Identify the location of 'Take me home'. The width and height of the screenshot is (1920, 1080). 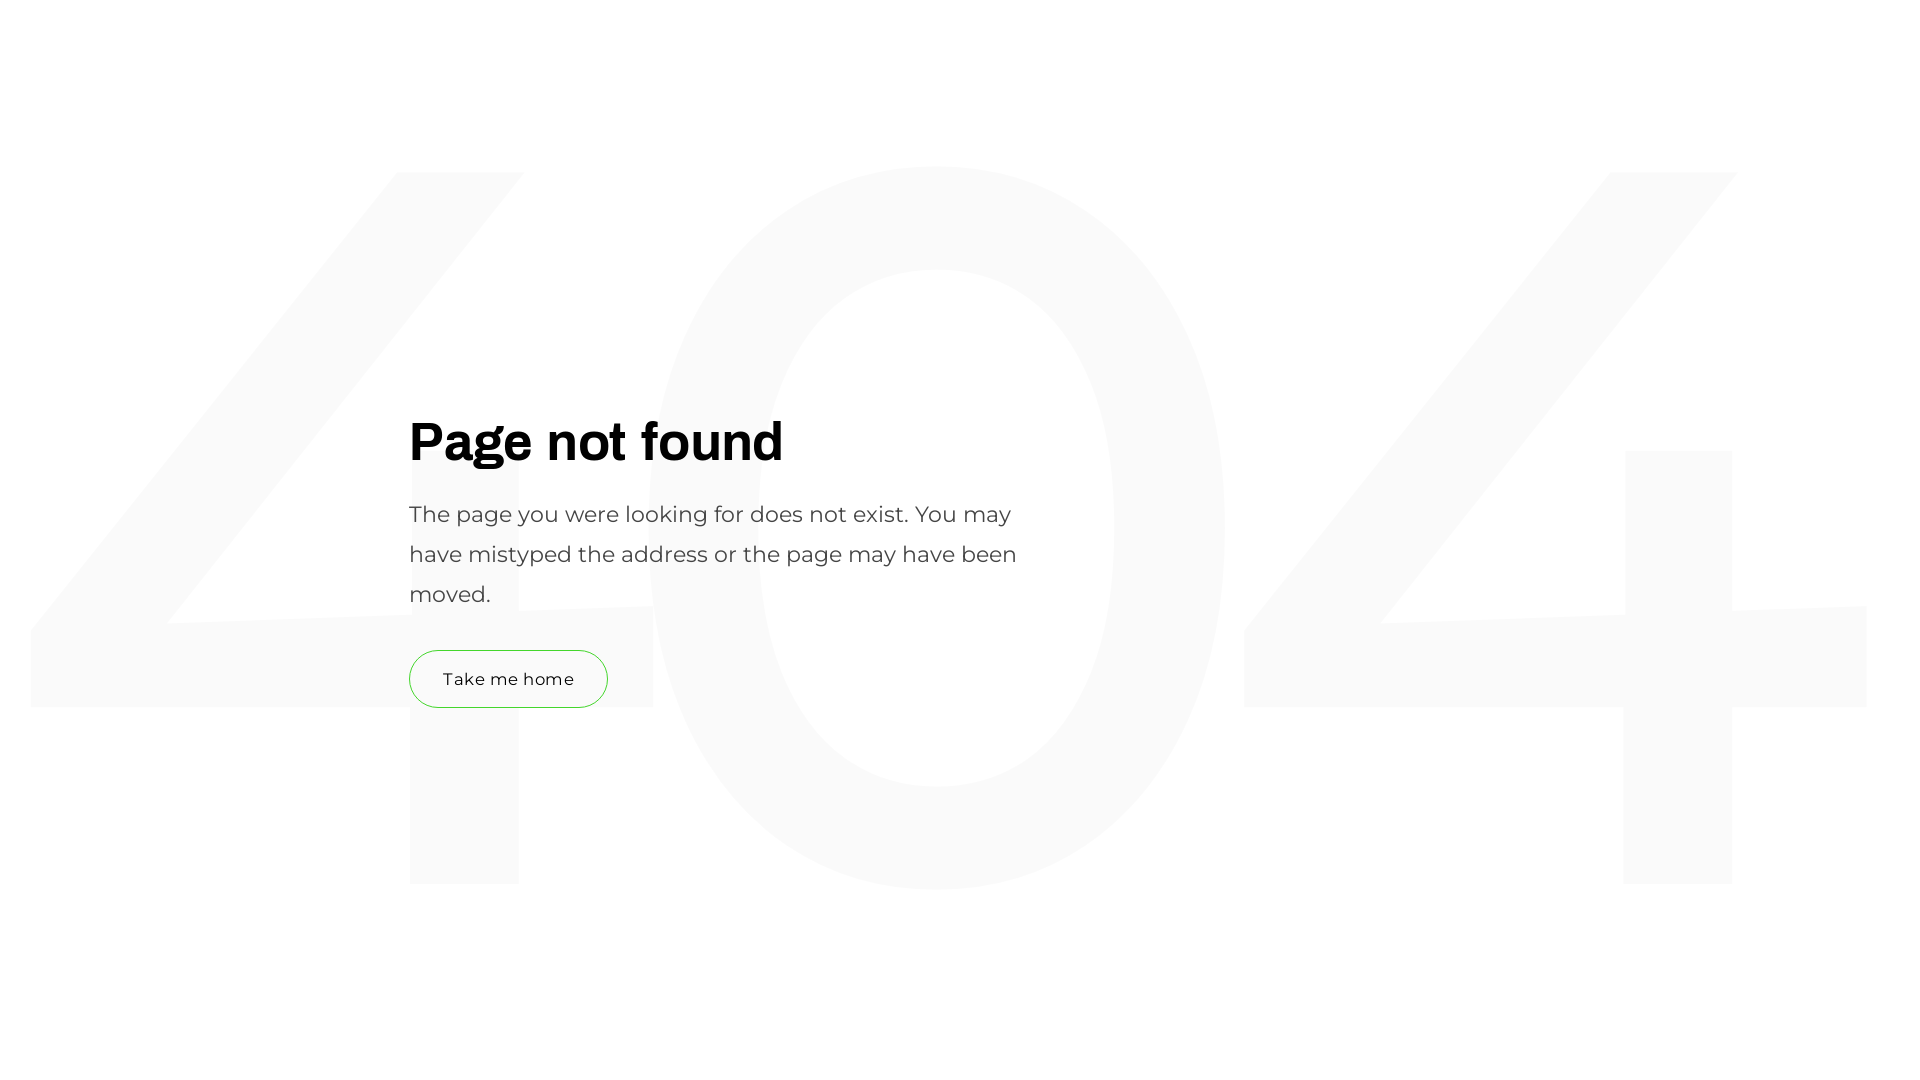
(508, 677).